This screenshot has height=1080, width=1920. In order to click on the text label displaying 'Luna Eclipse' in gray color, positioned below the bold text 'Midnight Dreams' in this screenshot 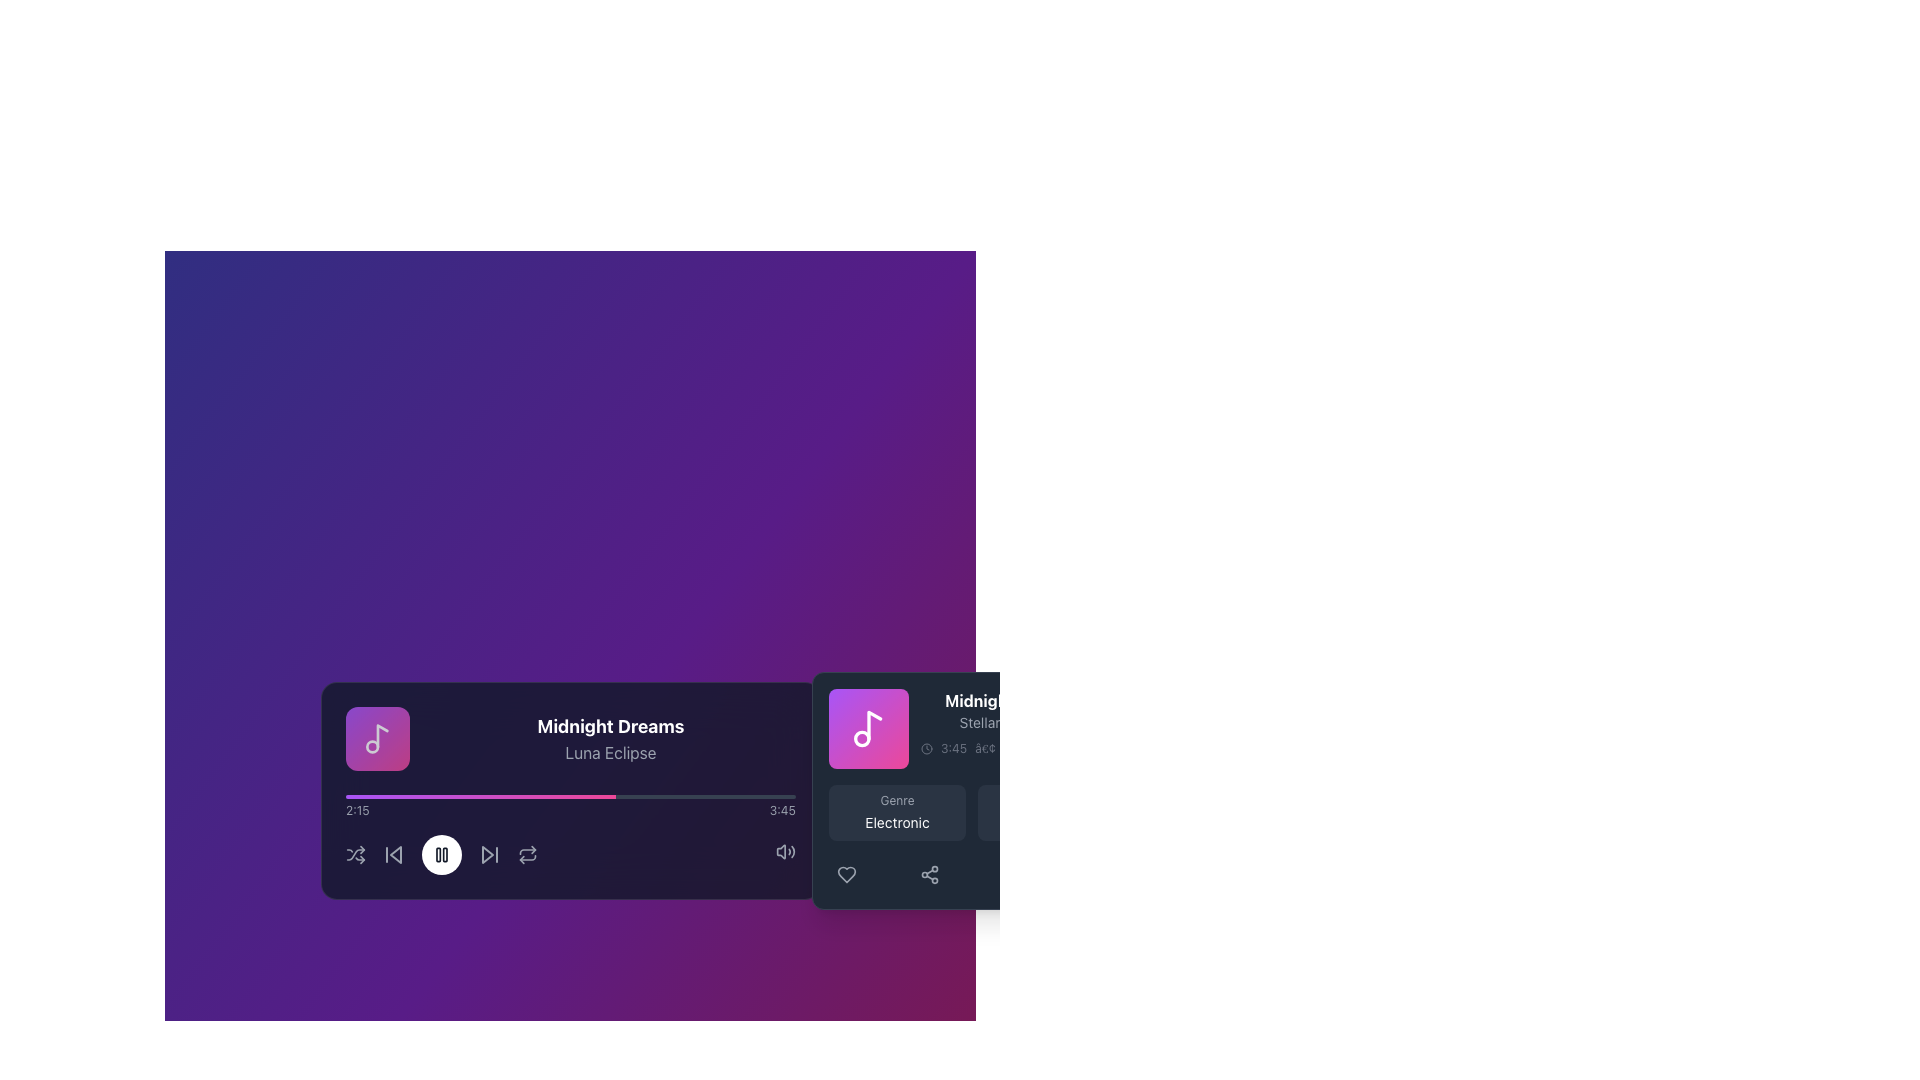, I will do `click(609, 752)`.